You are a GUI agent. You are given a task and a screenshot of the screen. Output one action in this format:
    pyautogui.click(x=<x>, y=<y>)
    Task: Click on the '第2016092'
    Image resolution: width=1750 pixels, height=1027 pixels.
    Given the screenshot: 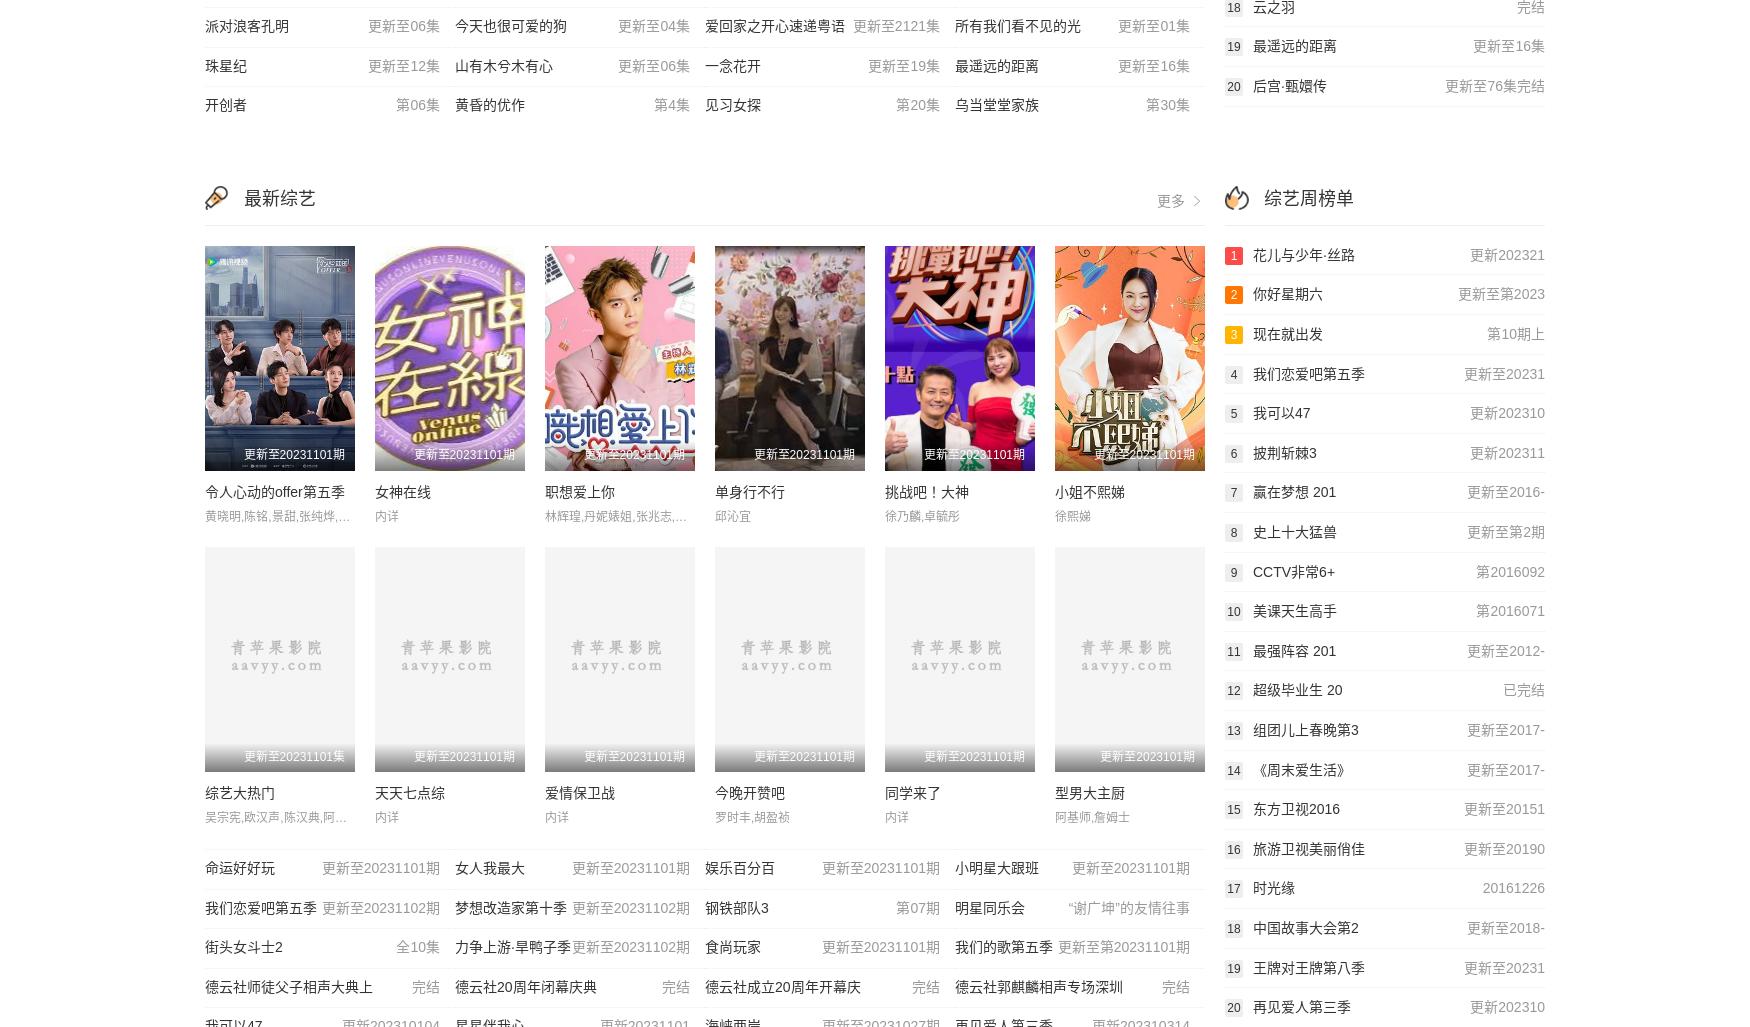 What is the action you would take?
    pyautogui.click(x=1475, y=571)
    